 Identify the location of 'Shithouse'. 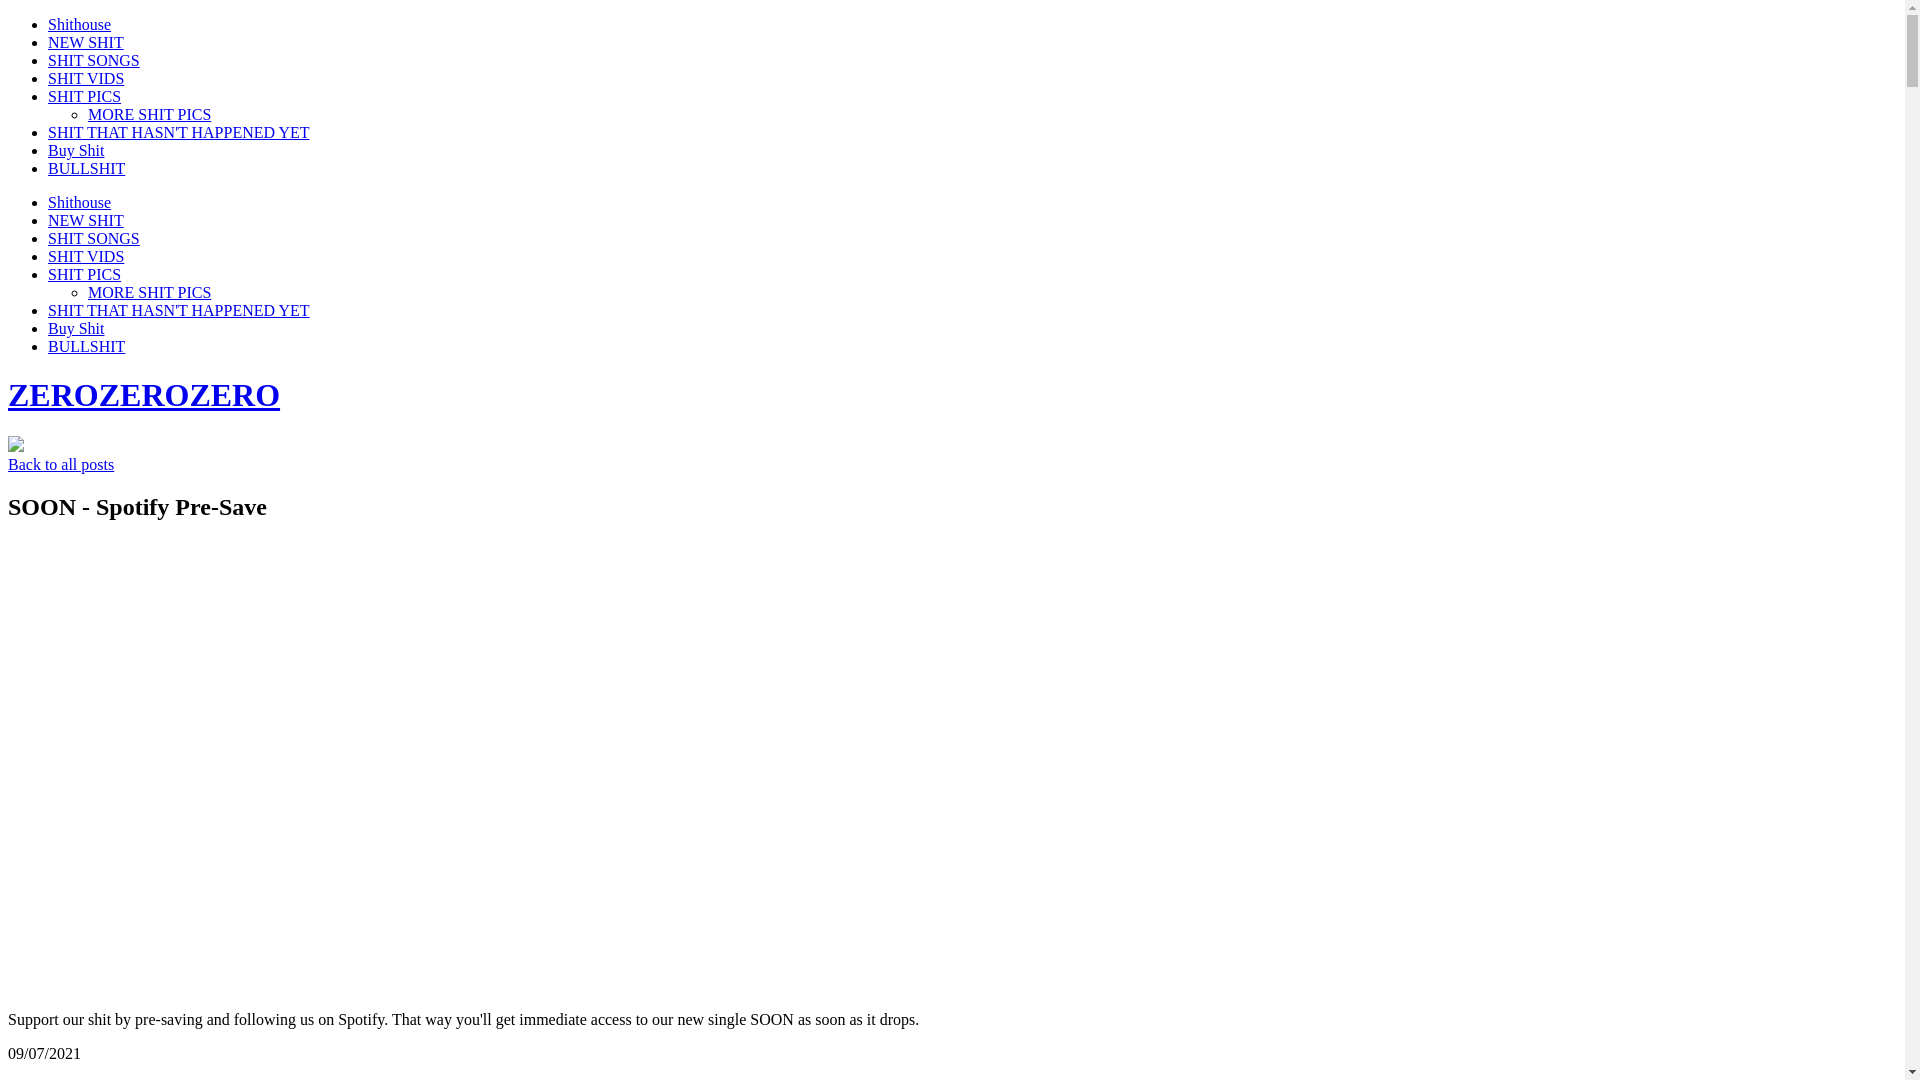
(79, 202).